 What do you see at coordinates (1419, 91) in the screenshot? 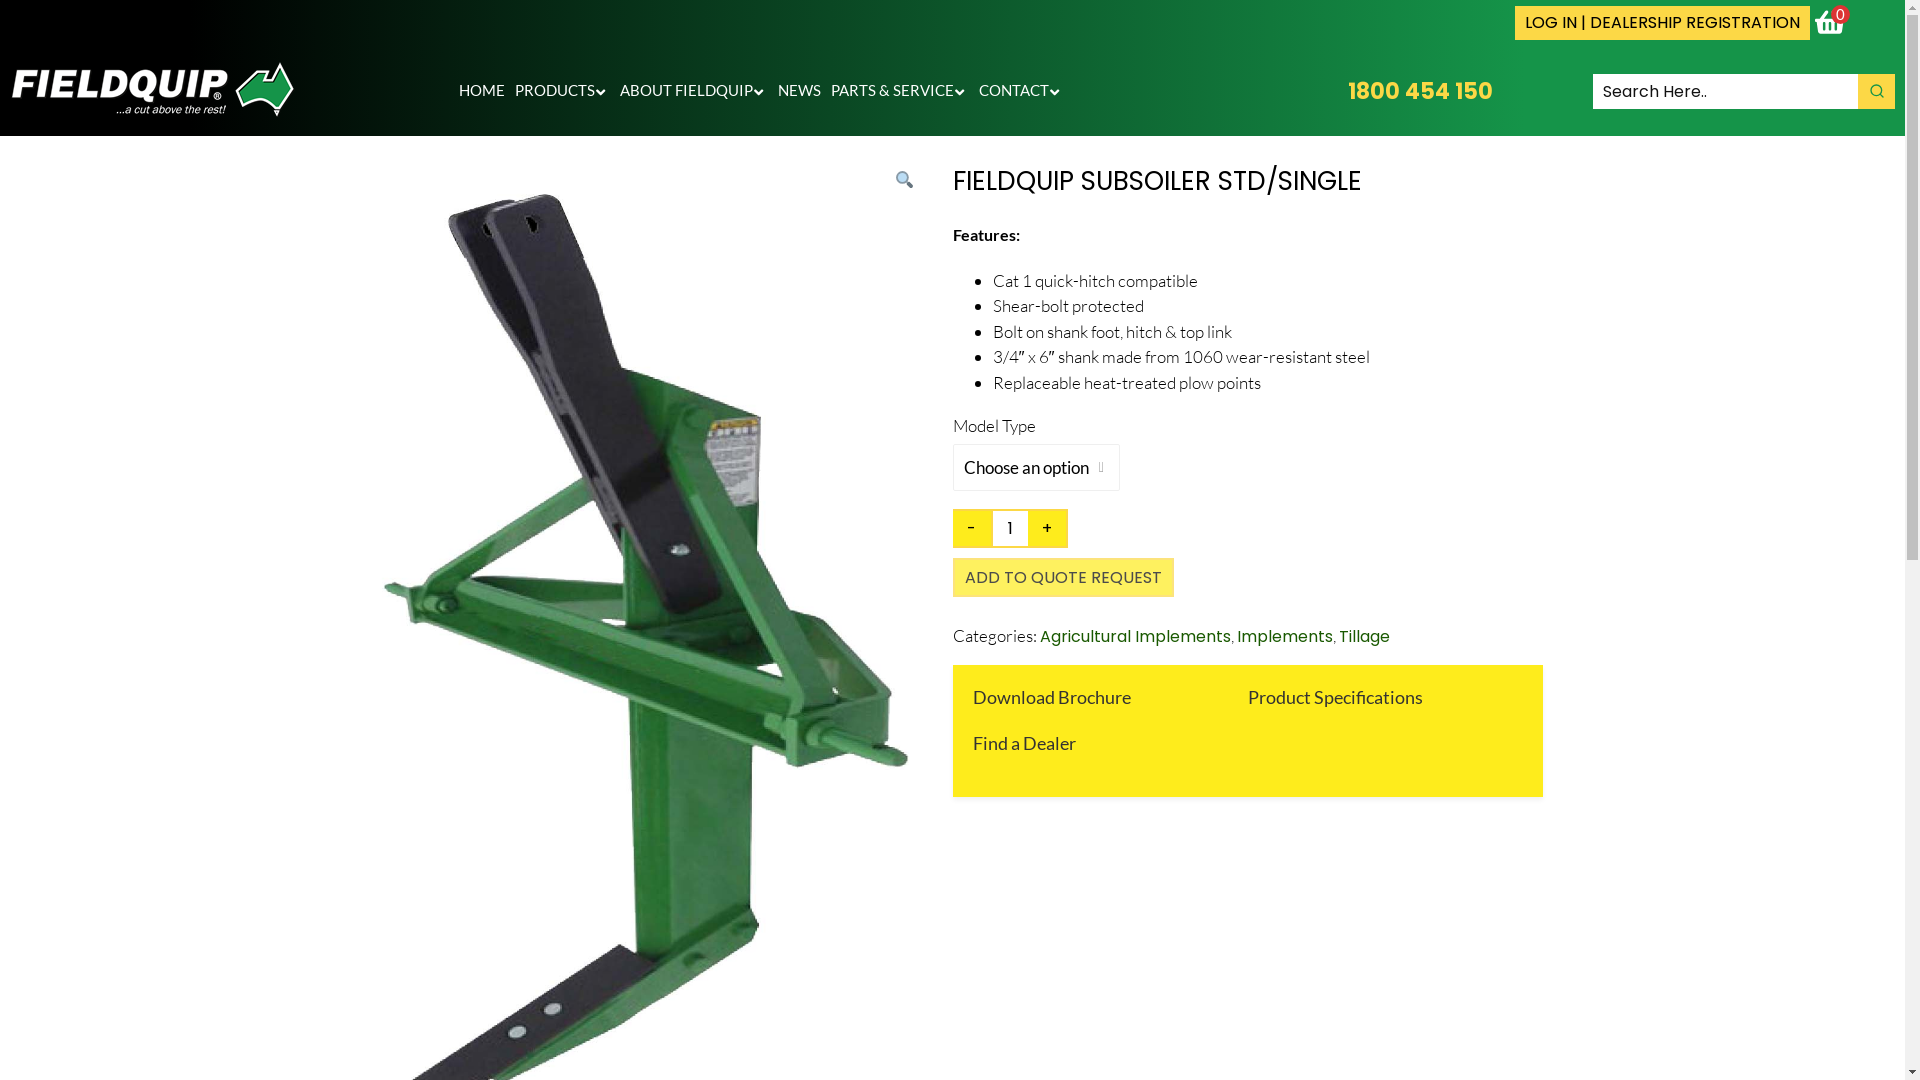
I see `'1800 454 150'` at bounding box center [1419, 91].